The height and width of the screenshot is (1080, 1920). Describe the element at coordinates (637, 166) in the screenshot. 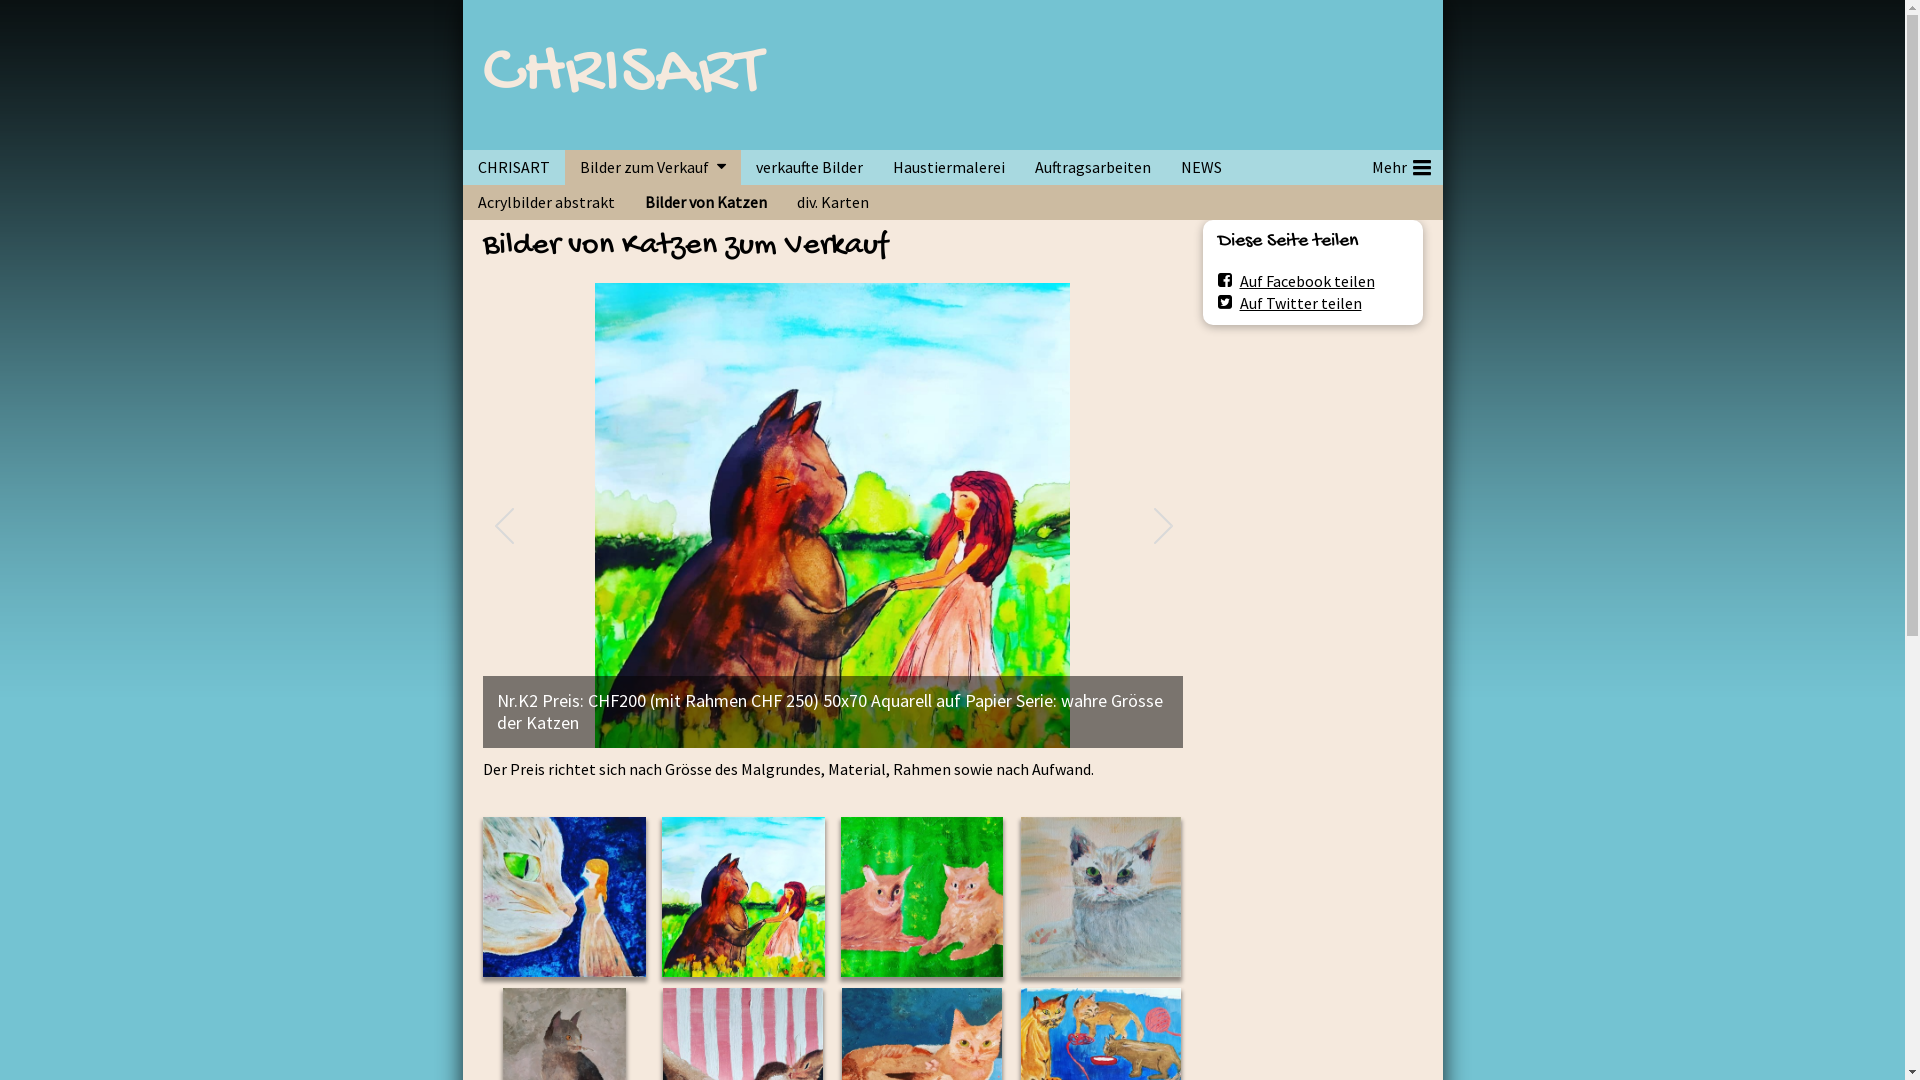

I see `'Bilder zum Verkauf'` at that location.